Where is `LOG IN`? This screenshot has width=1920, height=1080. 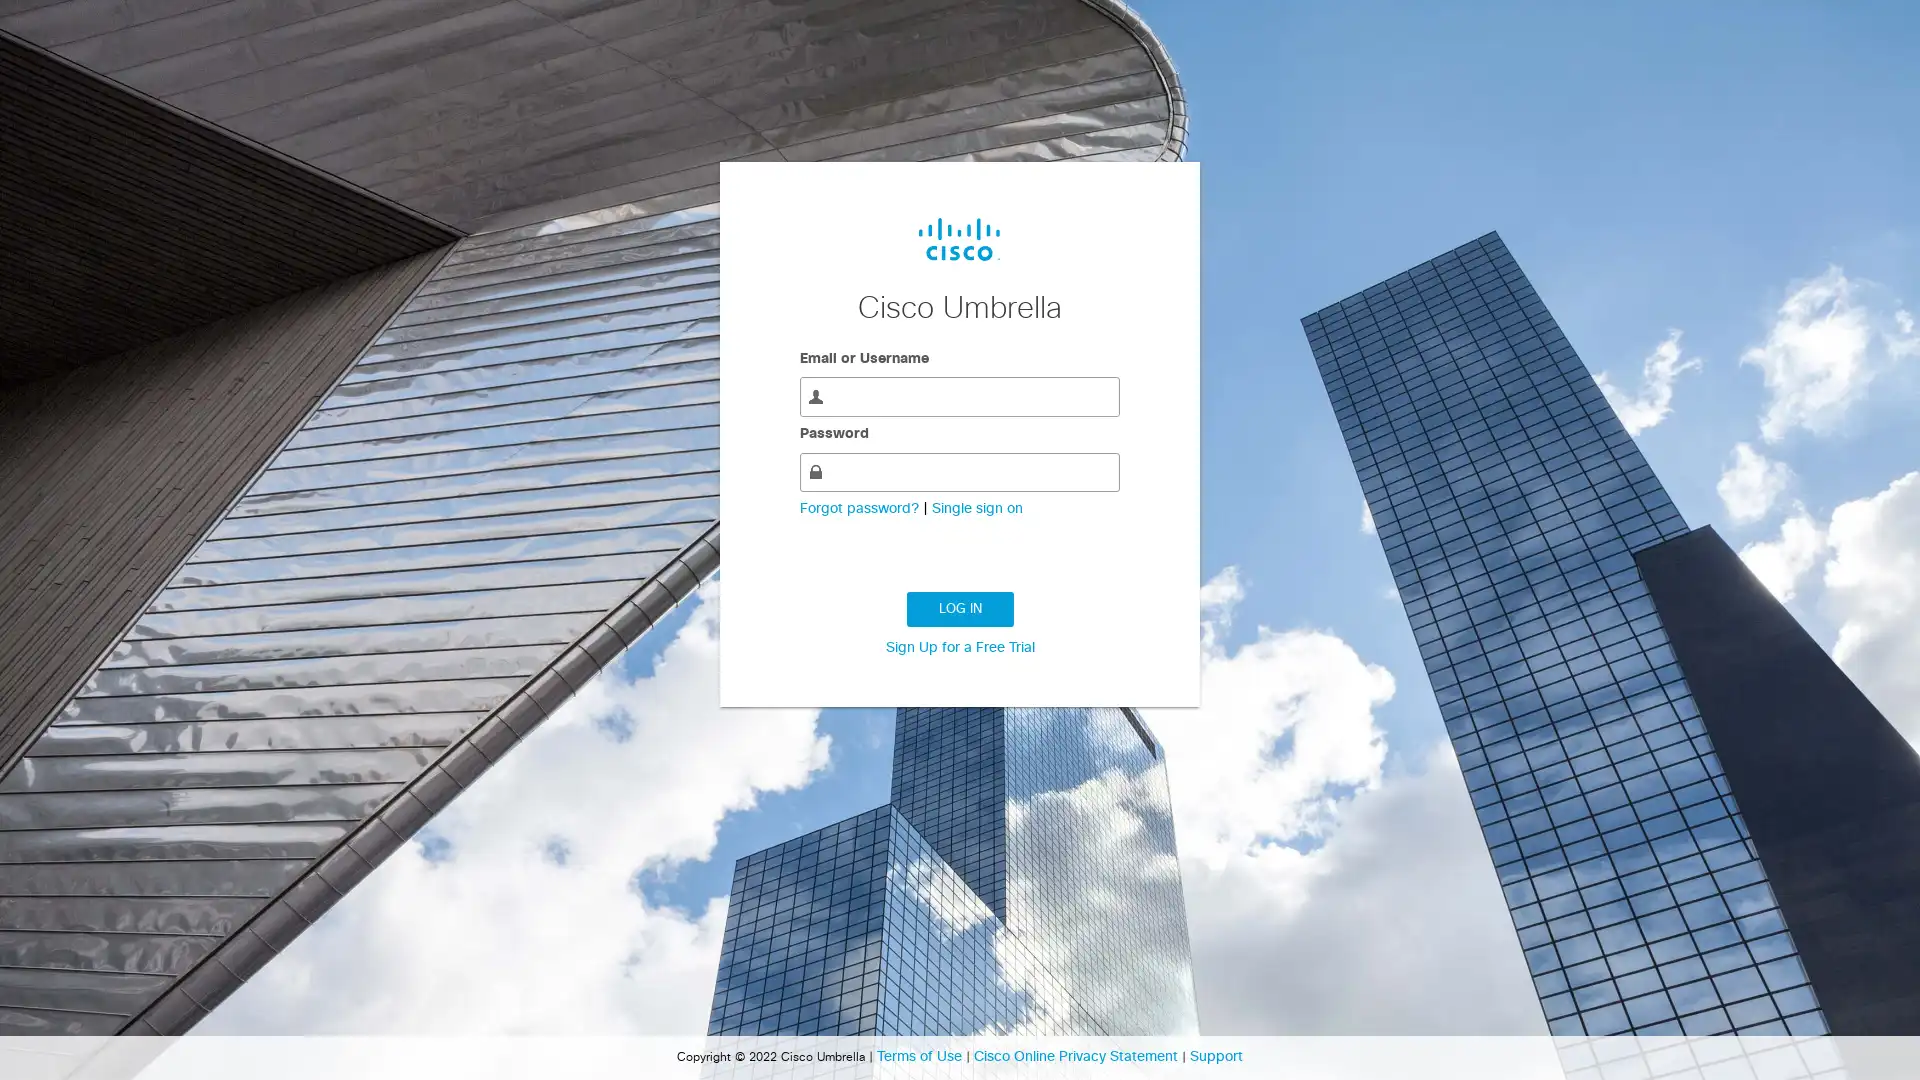 LOG IN is located at coordinates (958, 608).